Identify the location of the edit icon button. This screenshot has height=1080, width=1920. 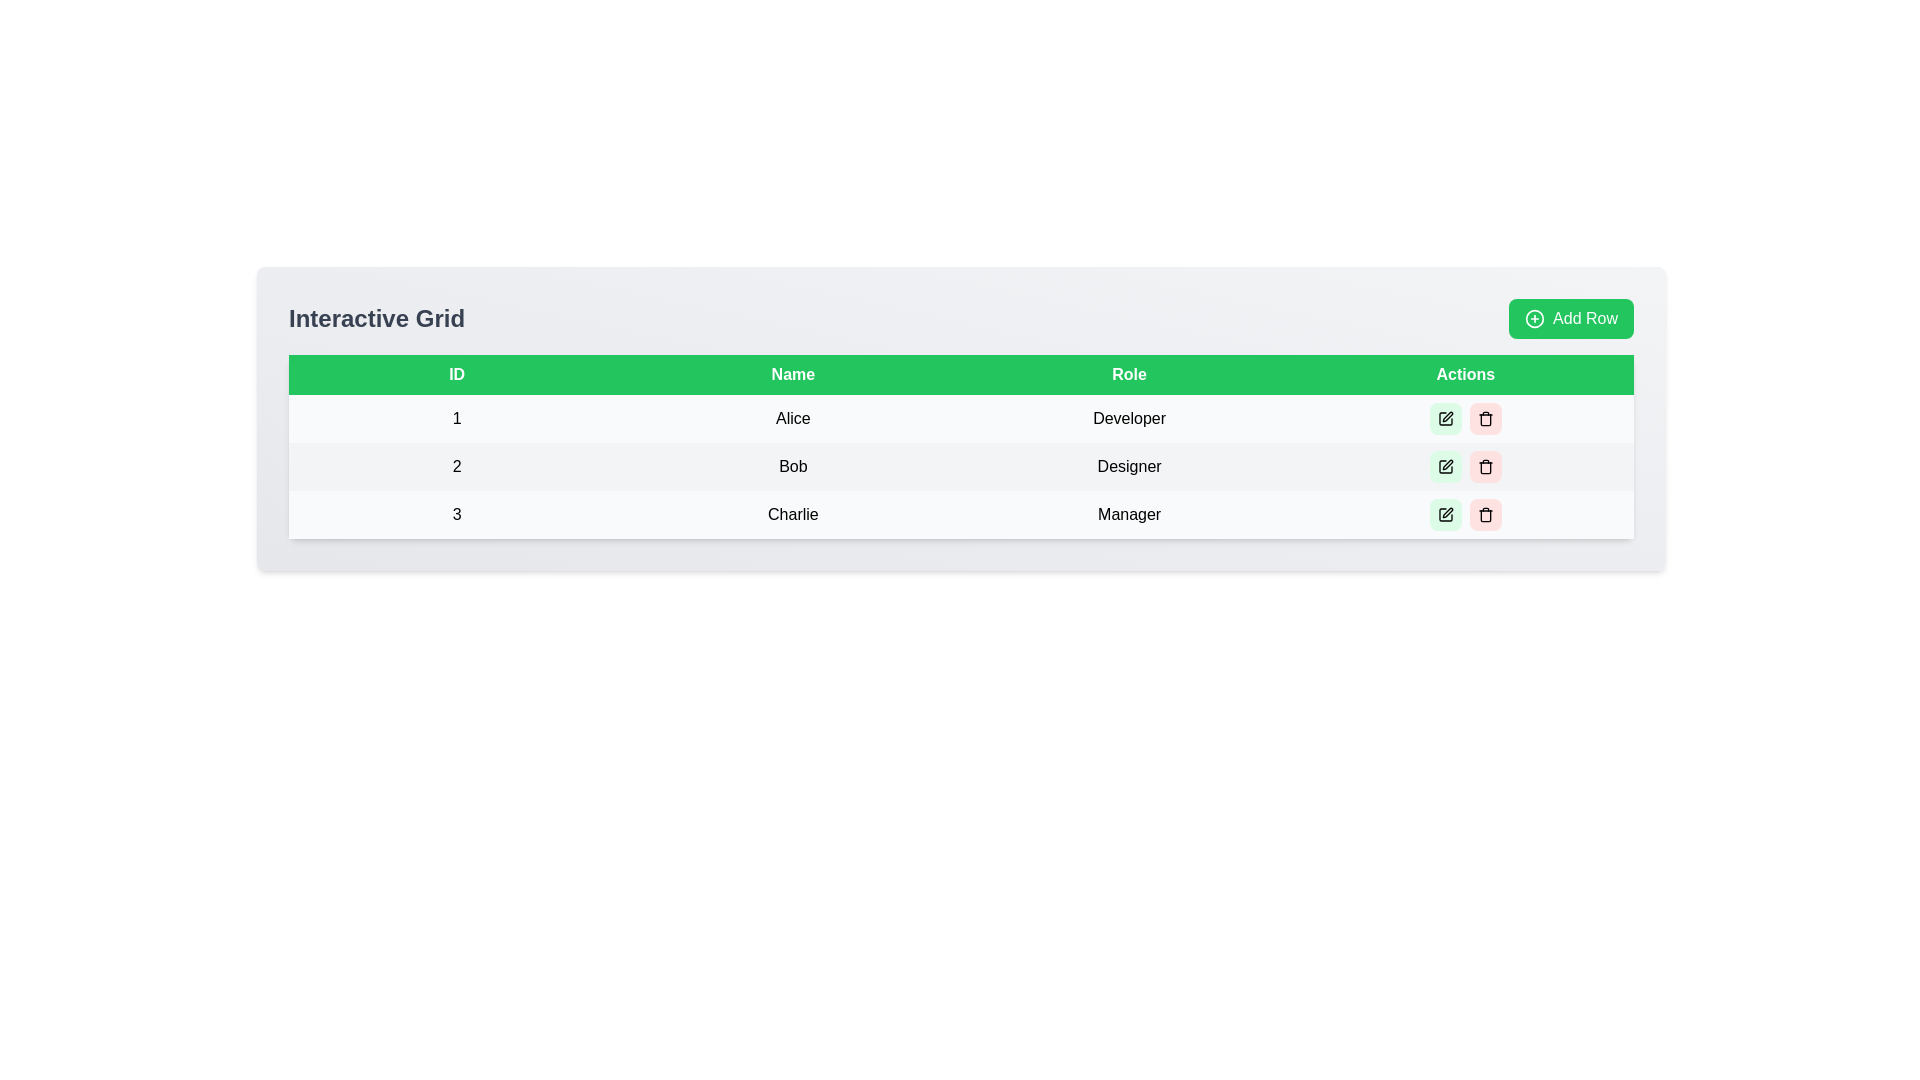
(1447, 512).